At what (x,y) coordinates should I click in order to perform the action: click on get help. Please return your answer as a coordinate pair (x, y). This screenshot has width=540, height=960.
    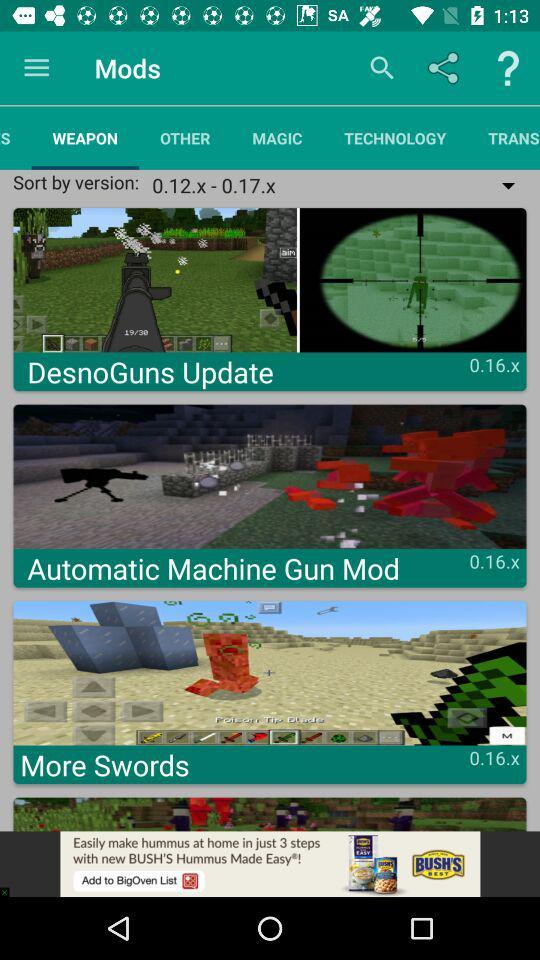
    Looking at the image, I should click on (508, 68).